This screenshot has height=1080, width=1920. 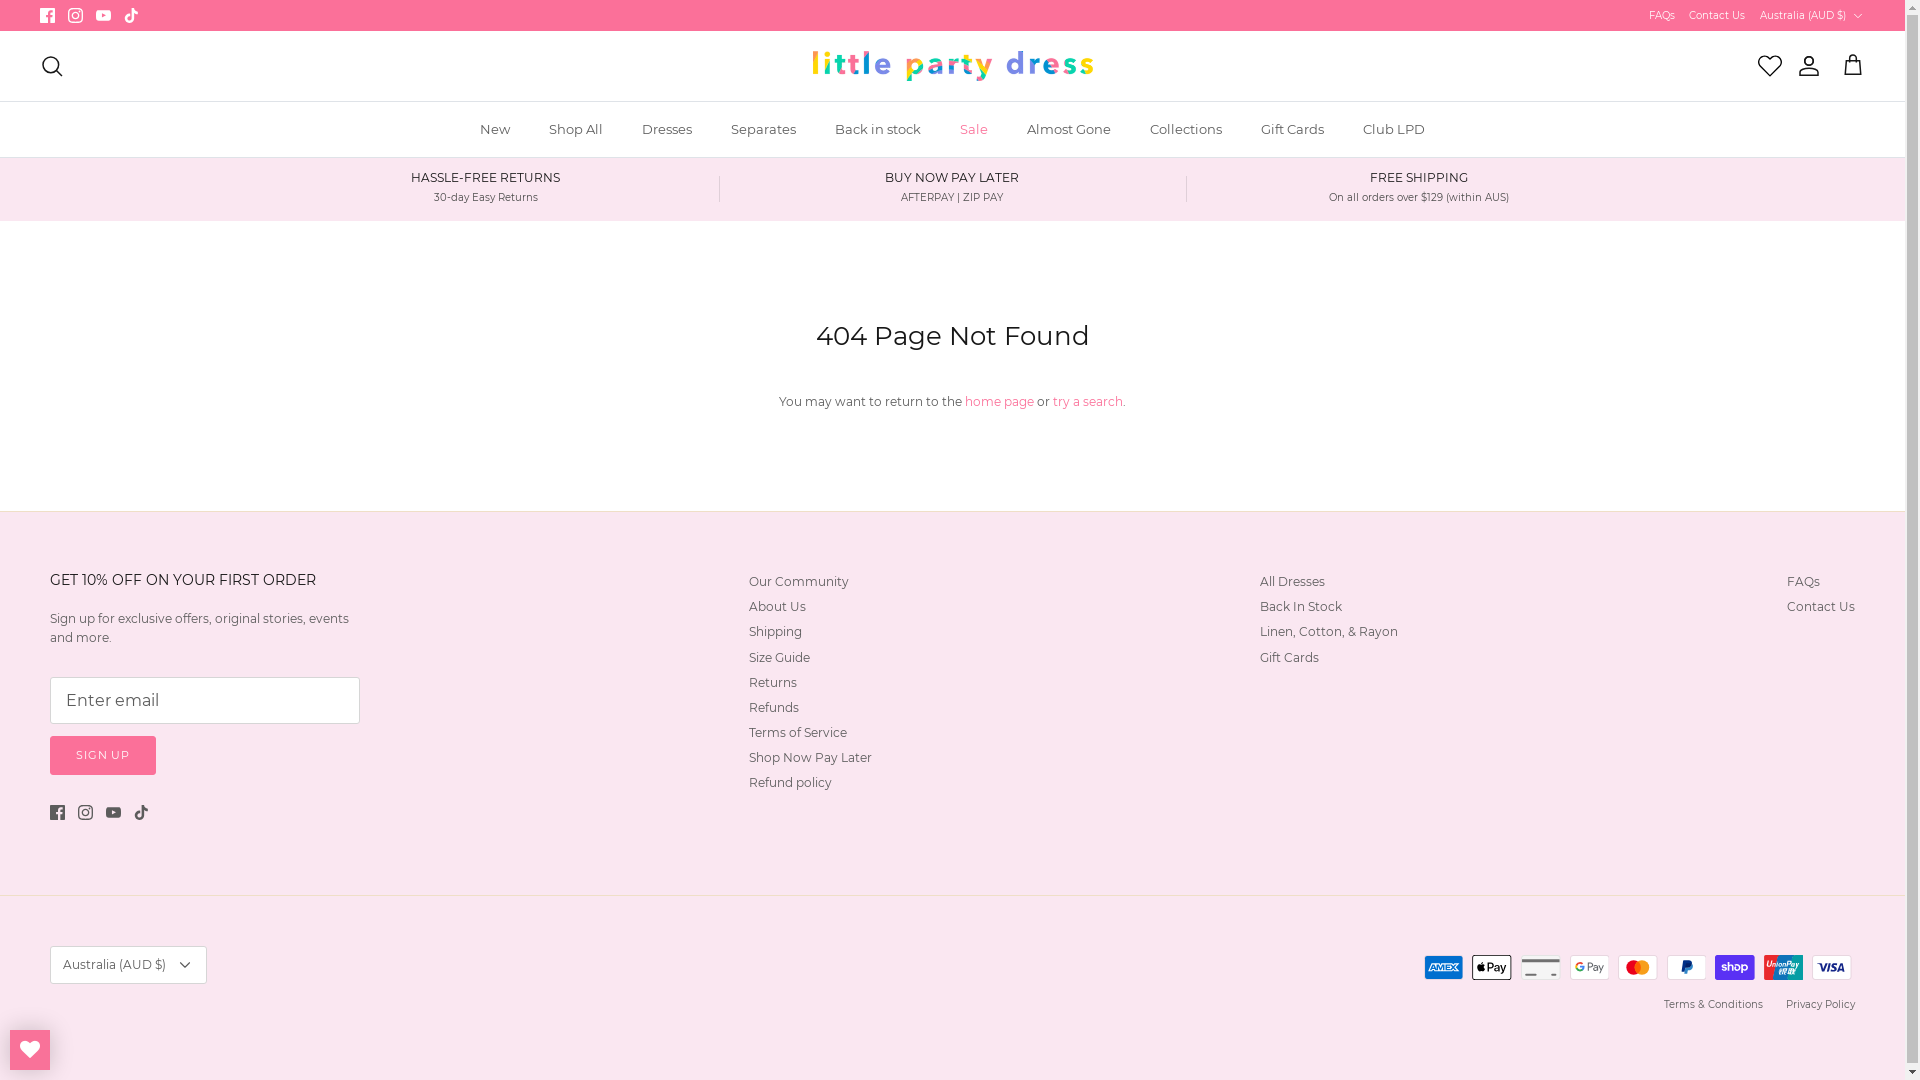 What do you see at coordinates (1649, 15) in the screenshot?
I see `'FAQs'` at bounding box center [1649, 15].